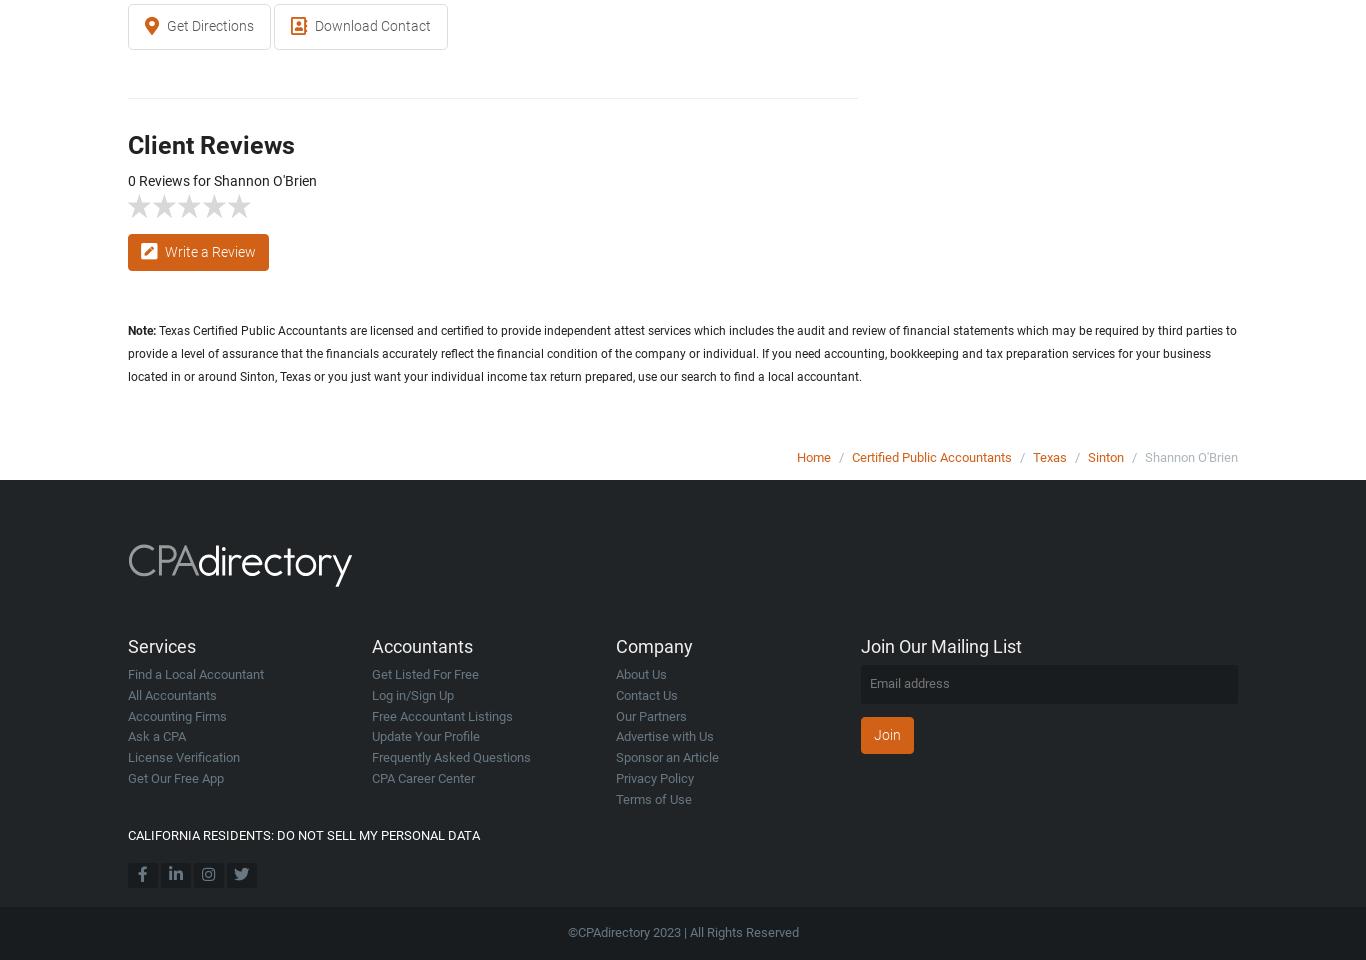 Image resolution: width=1366 pixels, height=960 pixels. What do you see at coordinates (681, 352) in the screenshot?
I see `'Texas Certified Public Accountants are licensed and certified to provide independent attest services which includes the audit and review of financial statements which may be required by third parties to provide a level of assurance that the financials accurately reflect the financial condition of the company or individual. If you need accounting, bookkeeping and tax preparation services for your business located in or around Sinton, Texas or you just want your individual income tax return prepared, use our search to find a local accountant.'` at bounding box center [681, 352].